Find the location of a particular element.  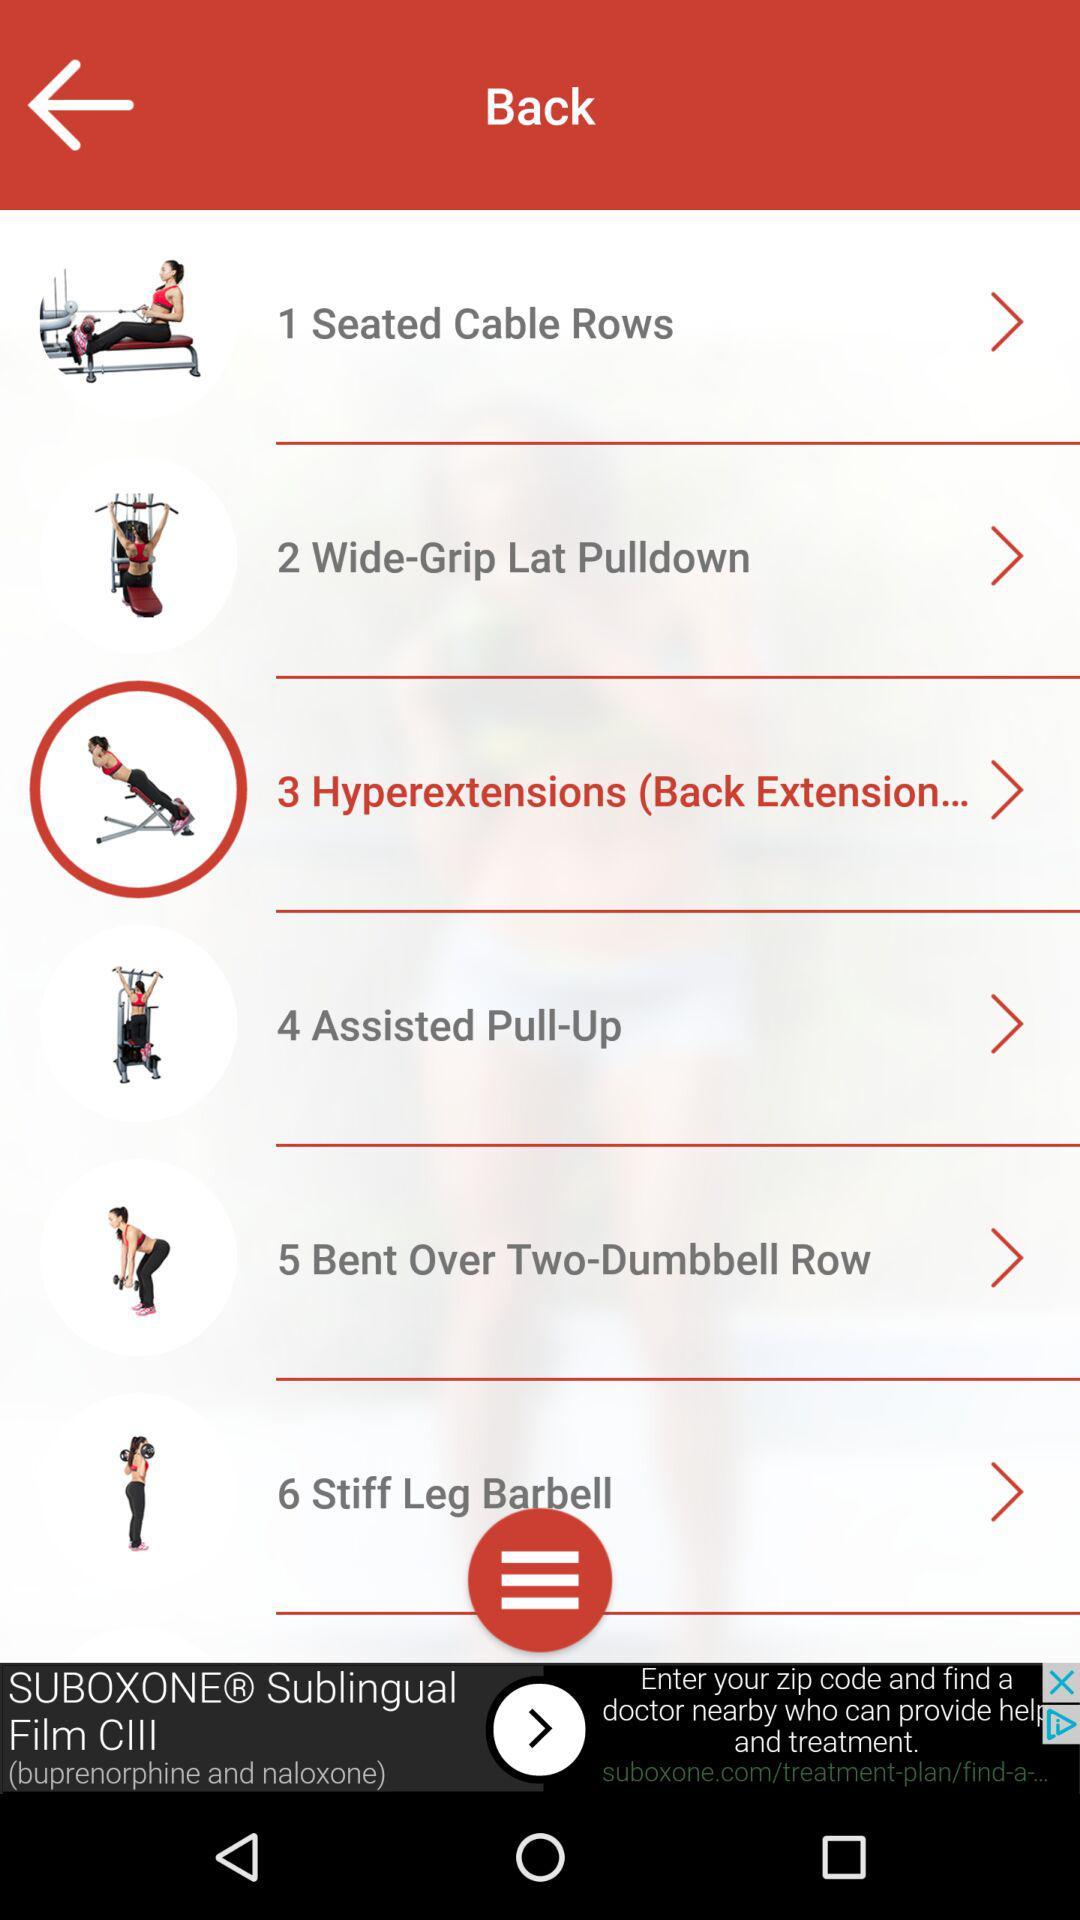

advertisement is located at coordinates (540, 1727).